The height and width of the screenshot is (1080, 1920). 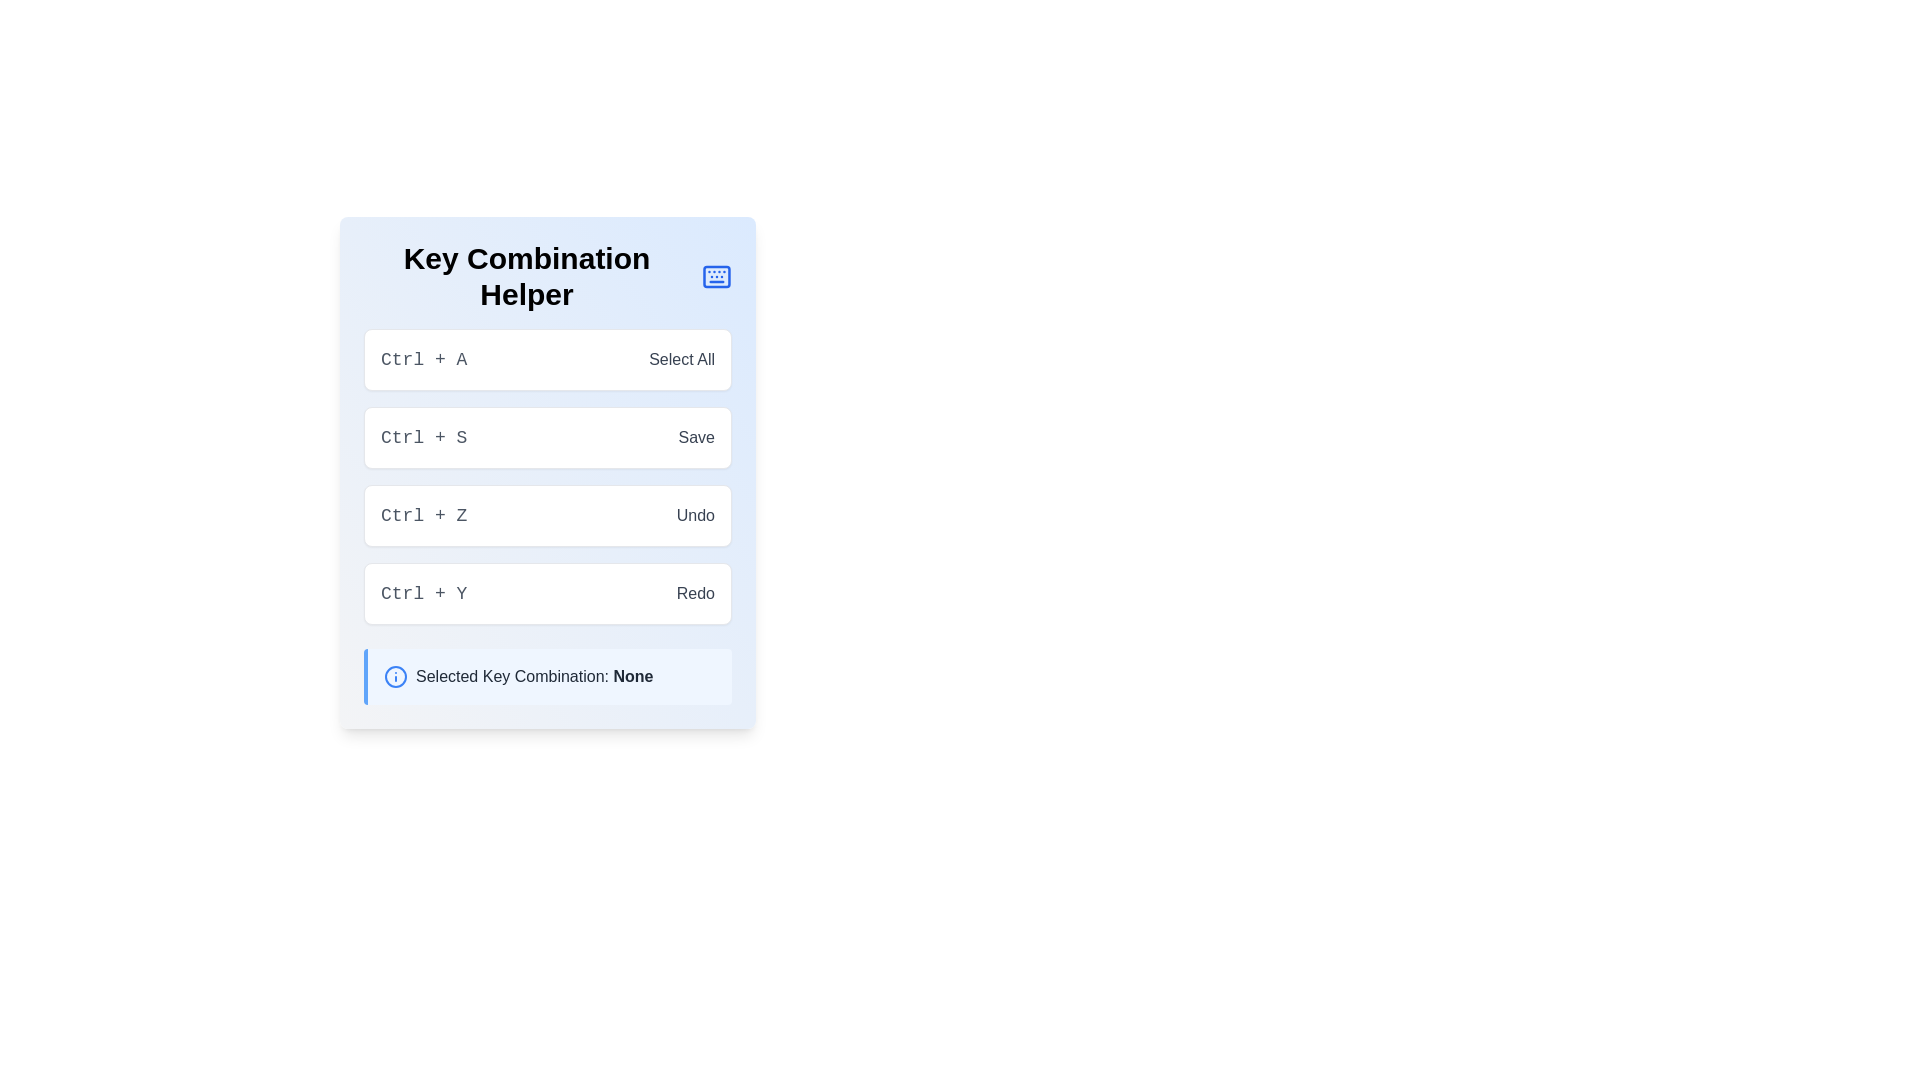 I want to click on the text label displaying 'Ctrl + S' which is styled in light gray color and is part of a shortcut combination display, so click(x=423, y=437).